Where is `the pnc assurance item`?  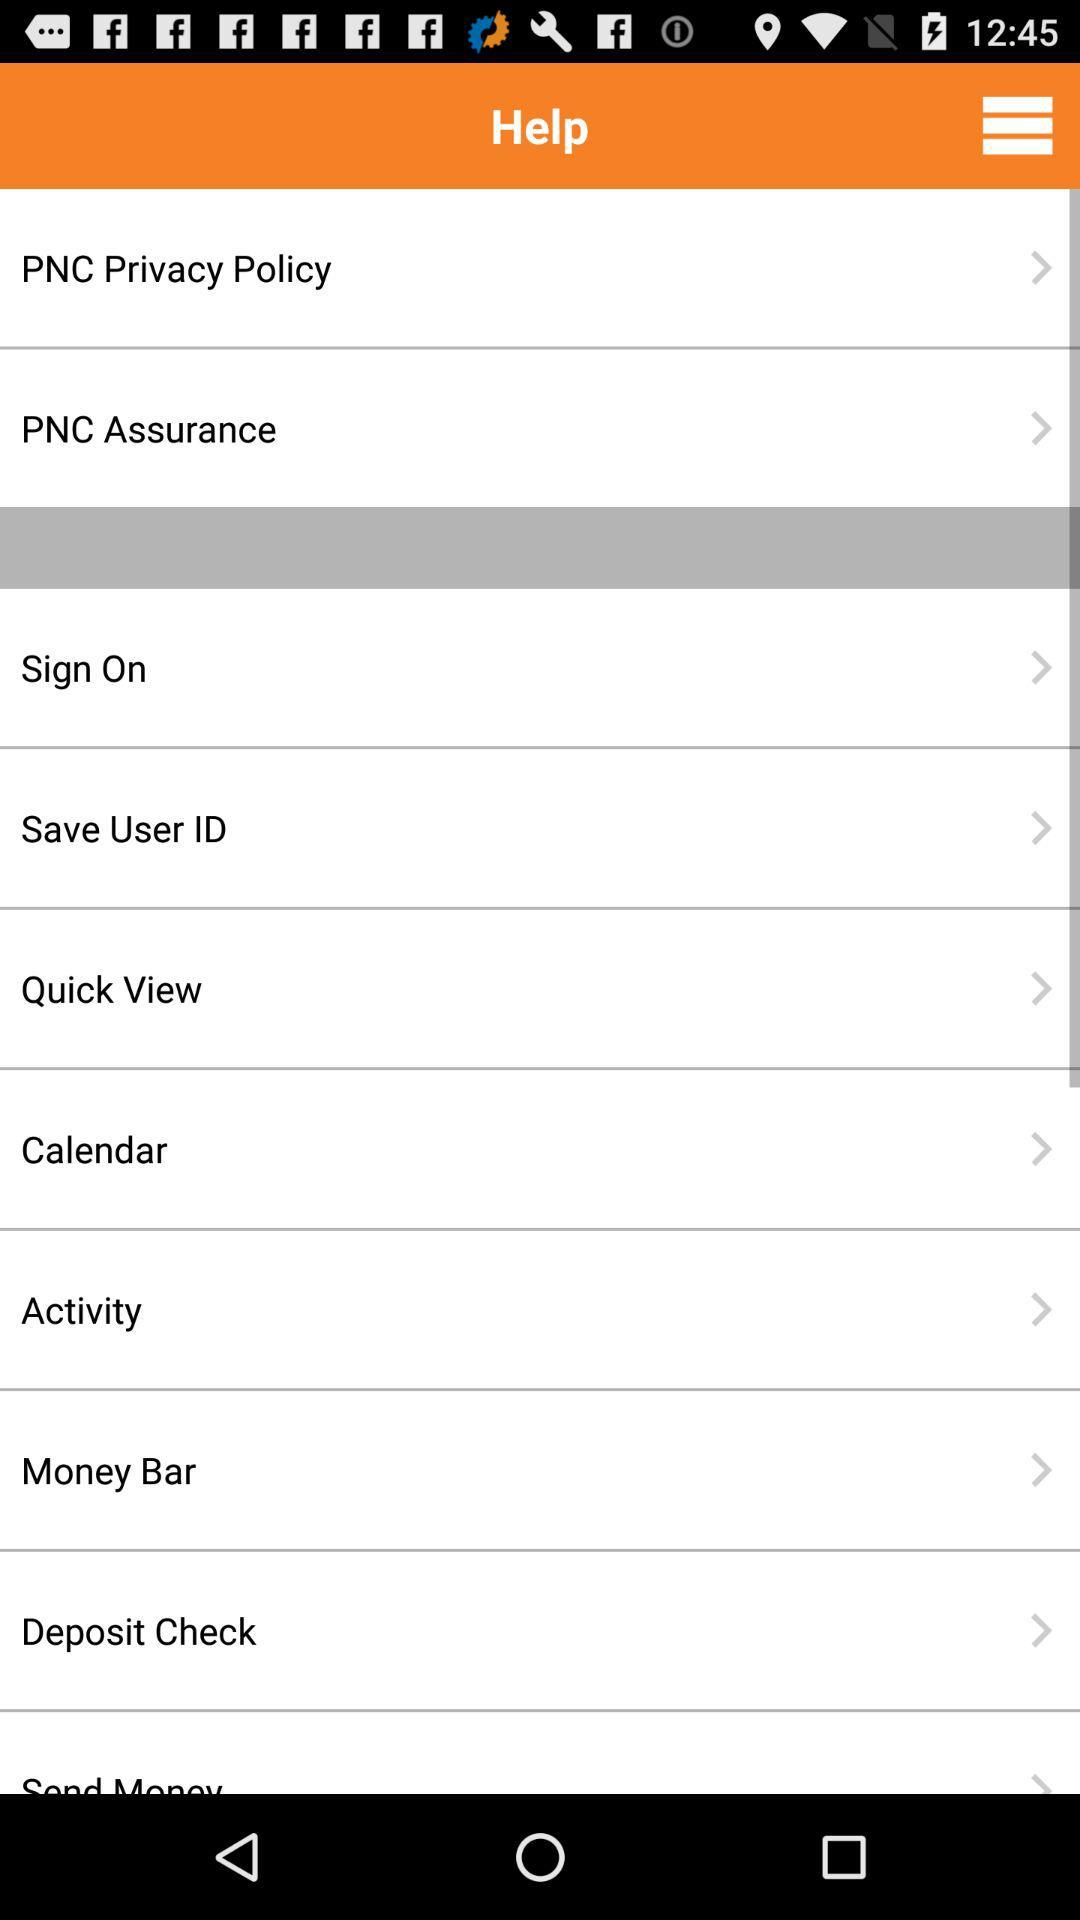
the pnc assurance item is located at coordinates (475, 427).